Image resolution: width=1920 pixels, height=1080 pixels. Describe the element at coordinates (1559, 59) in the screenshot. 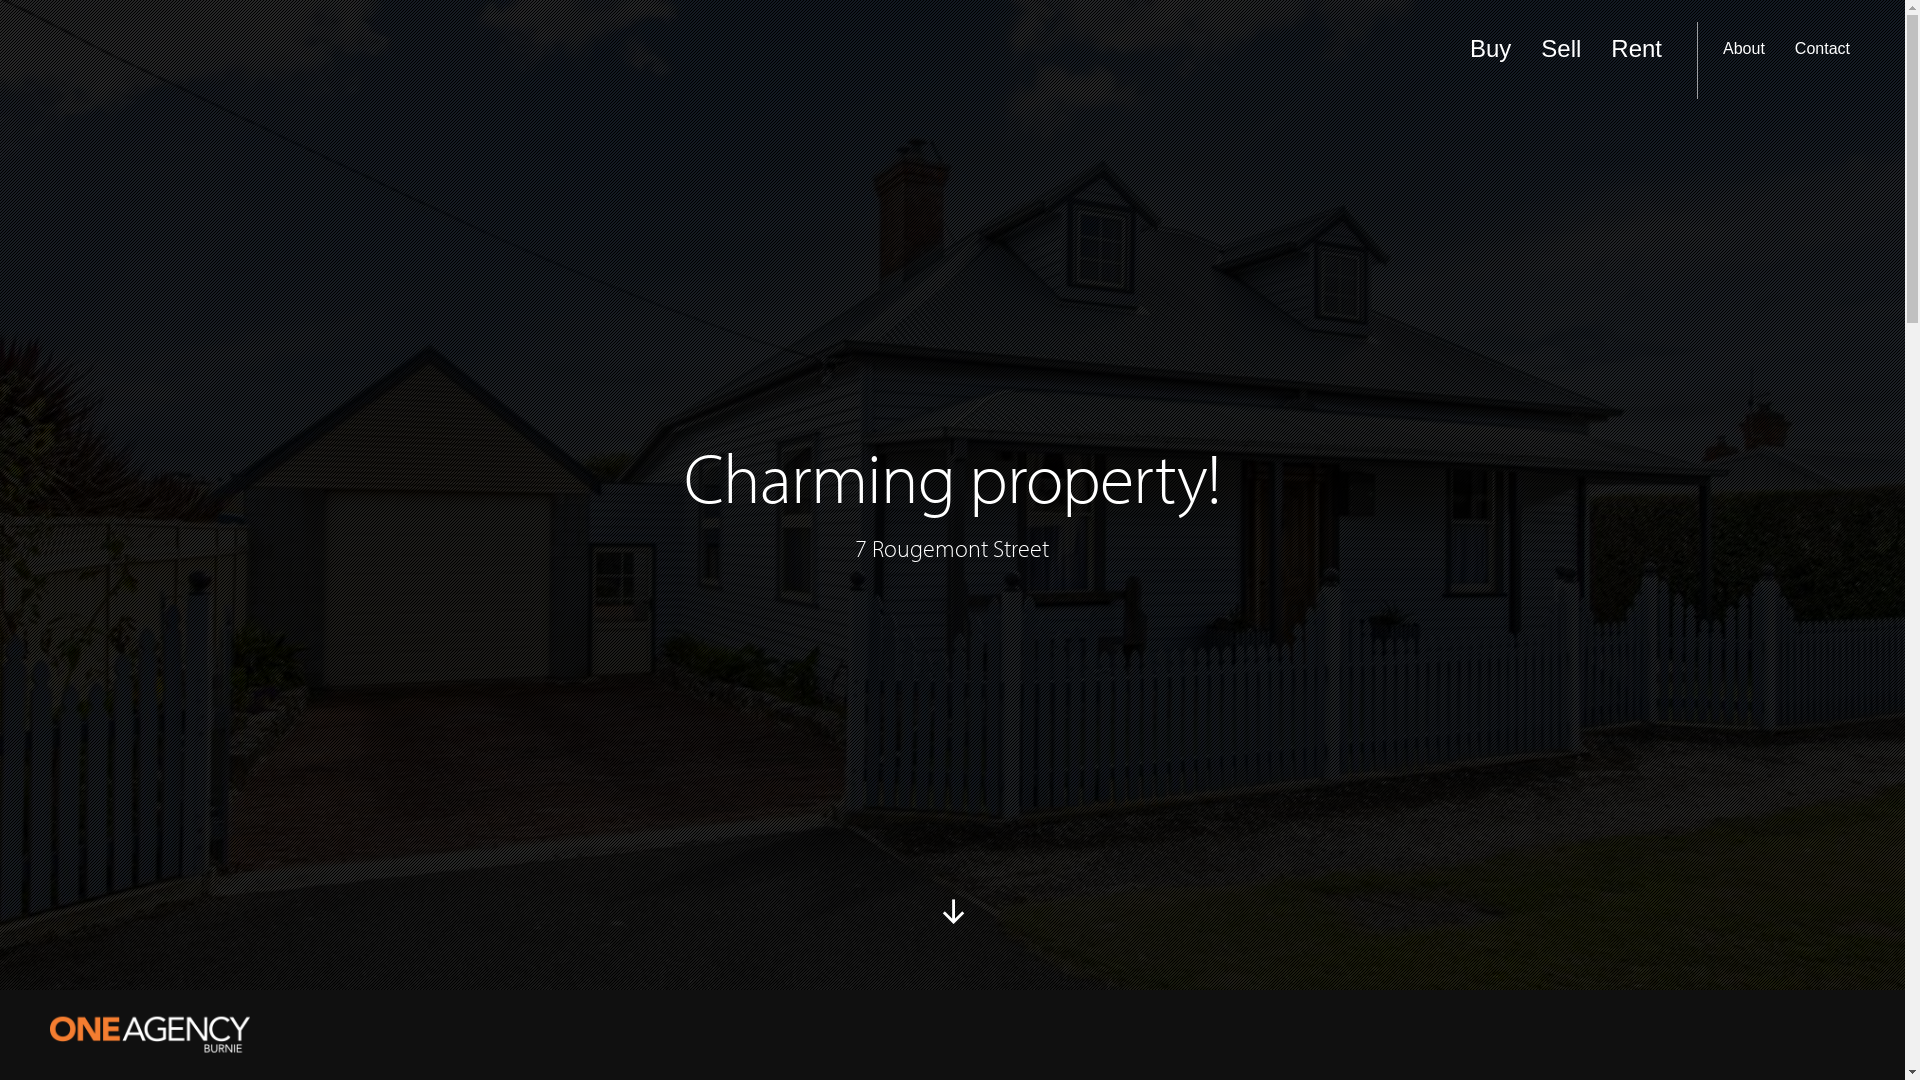

I see `'Sell'` at that location.